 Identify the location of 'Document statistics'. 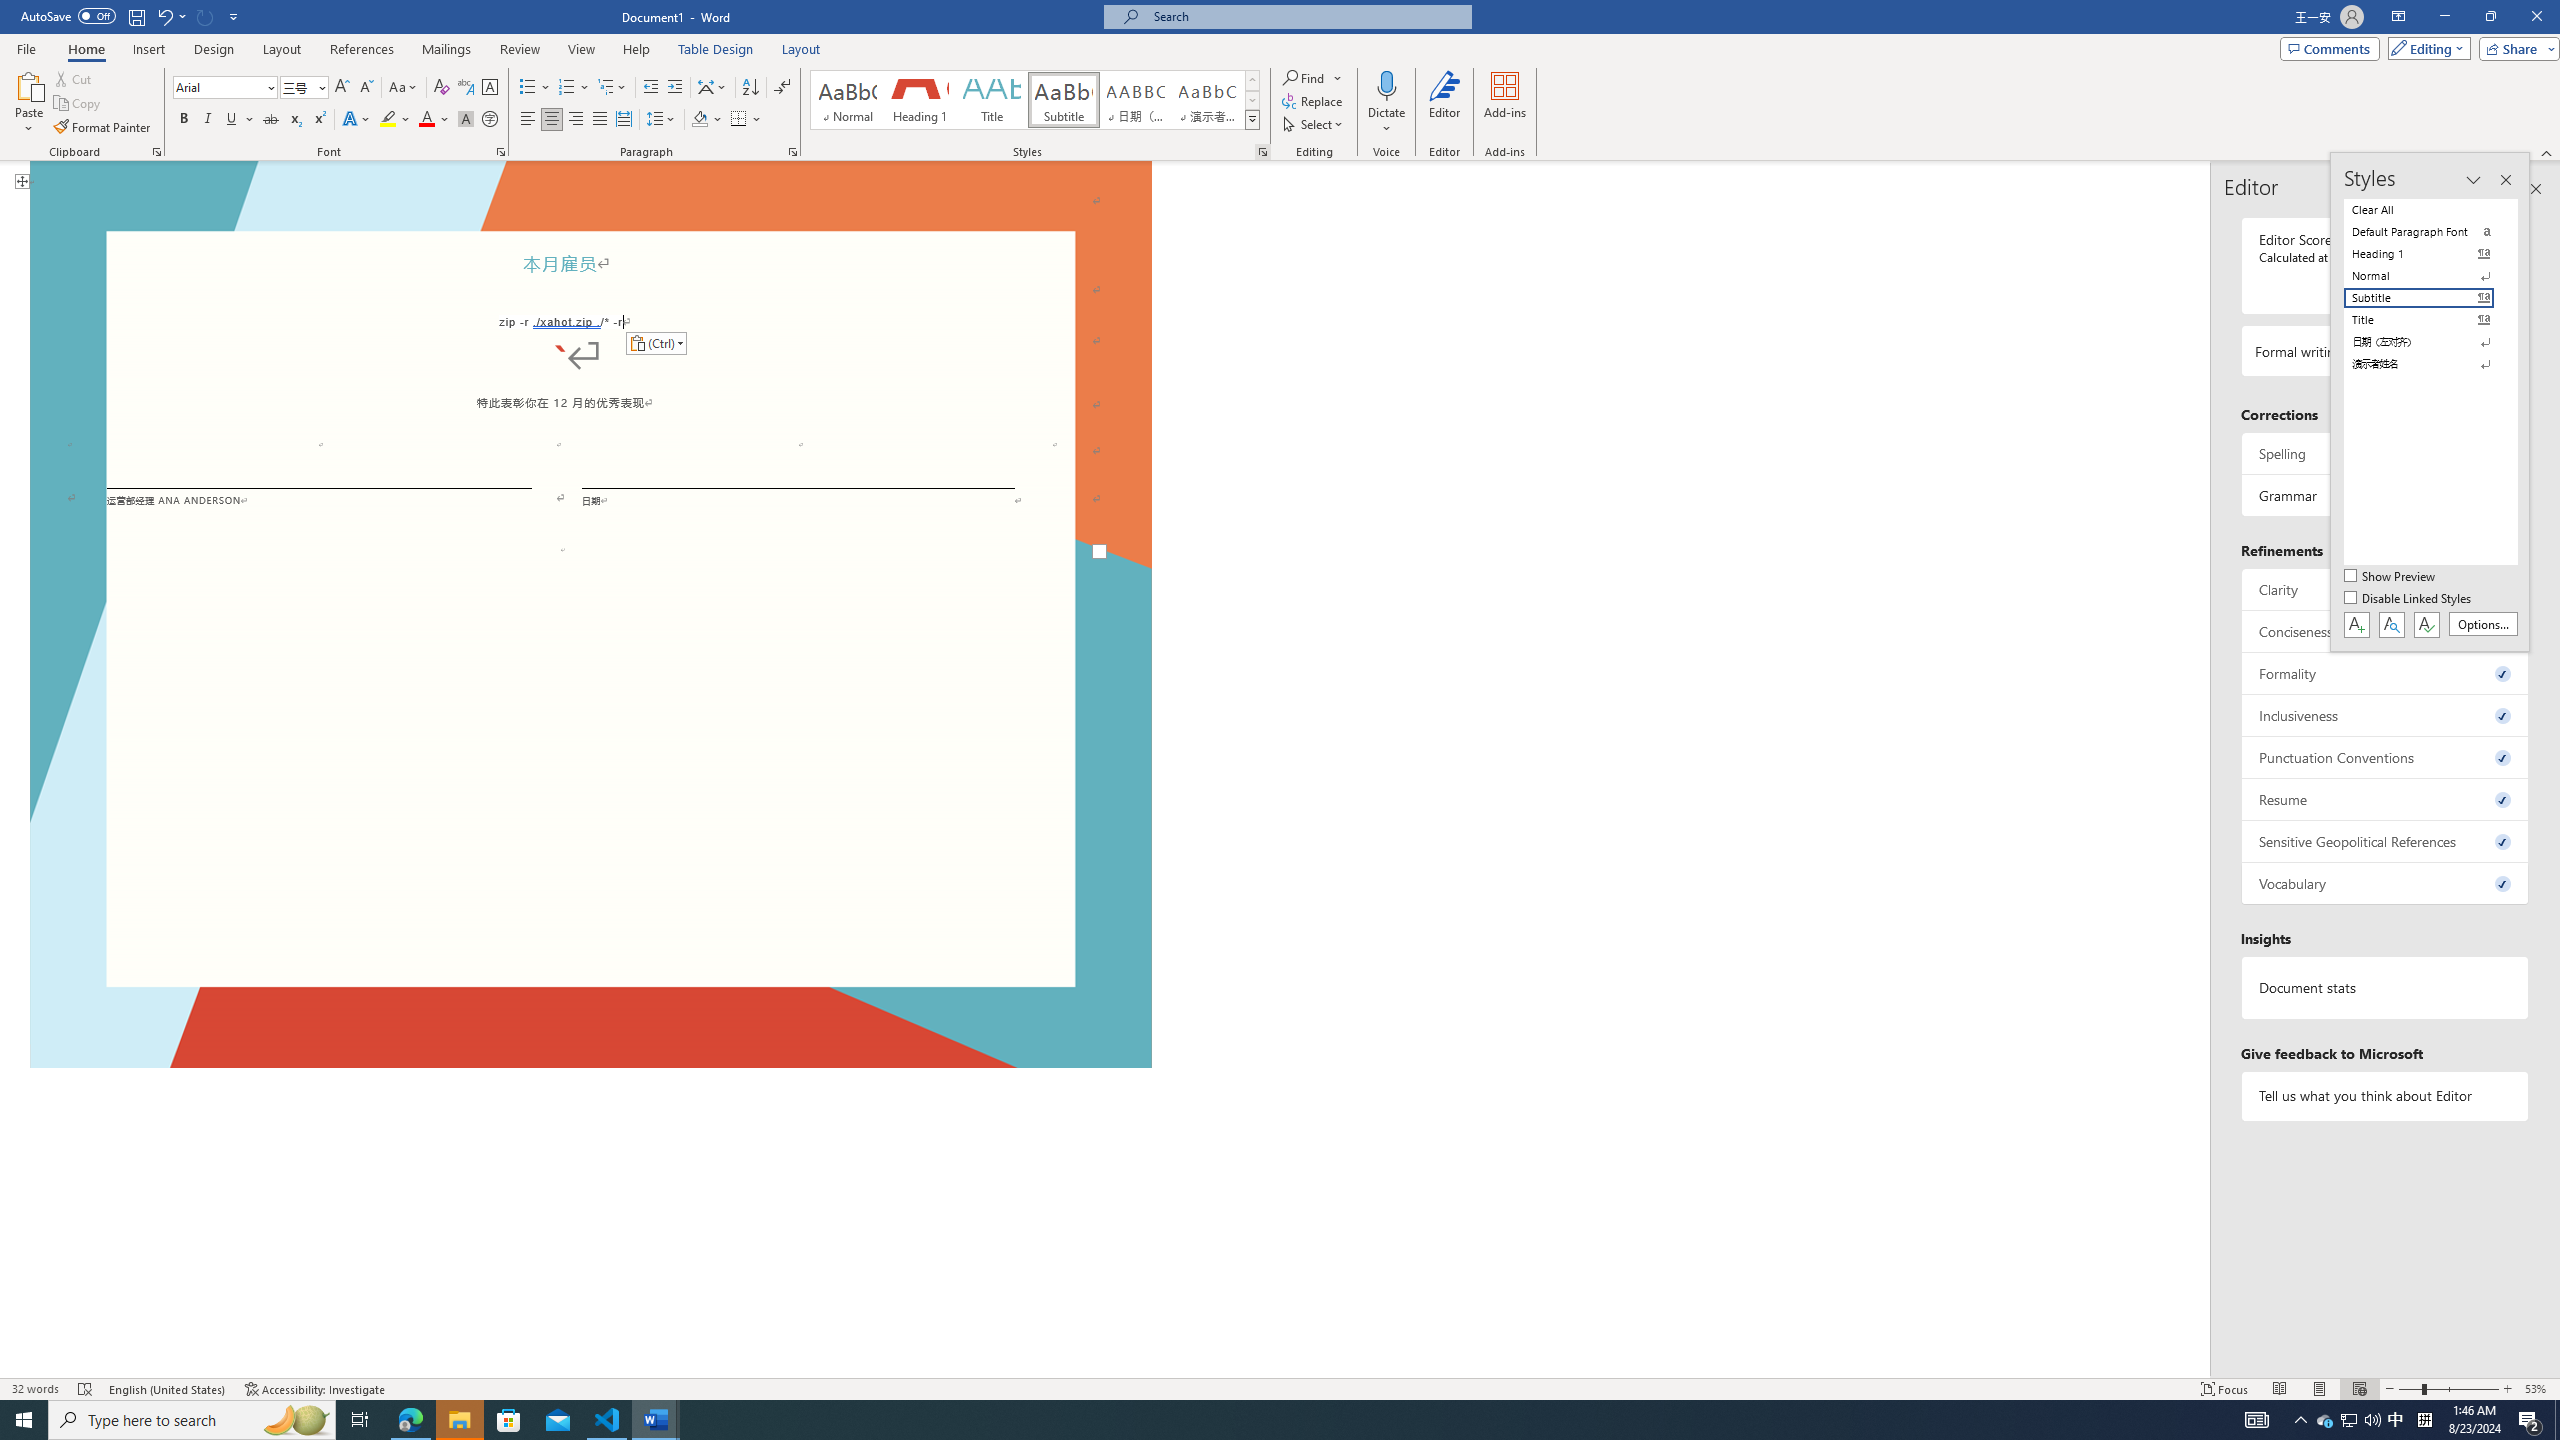
(2384, 988).